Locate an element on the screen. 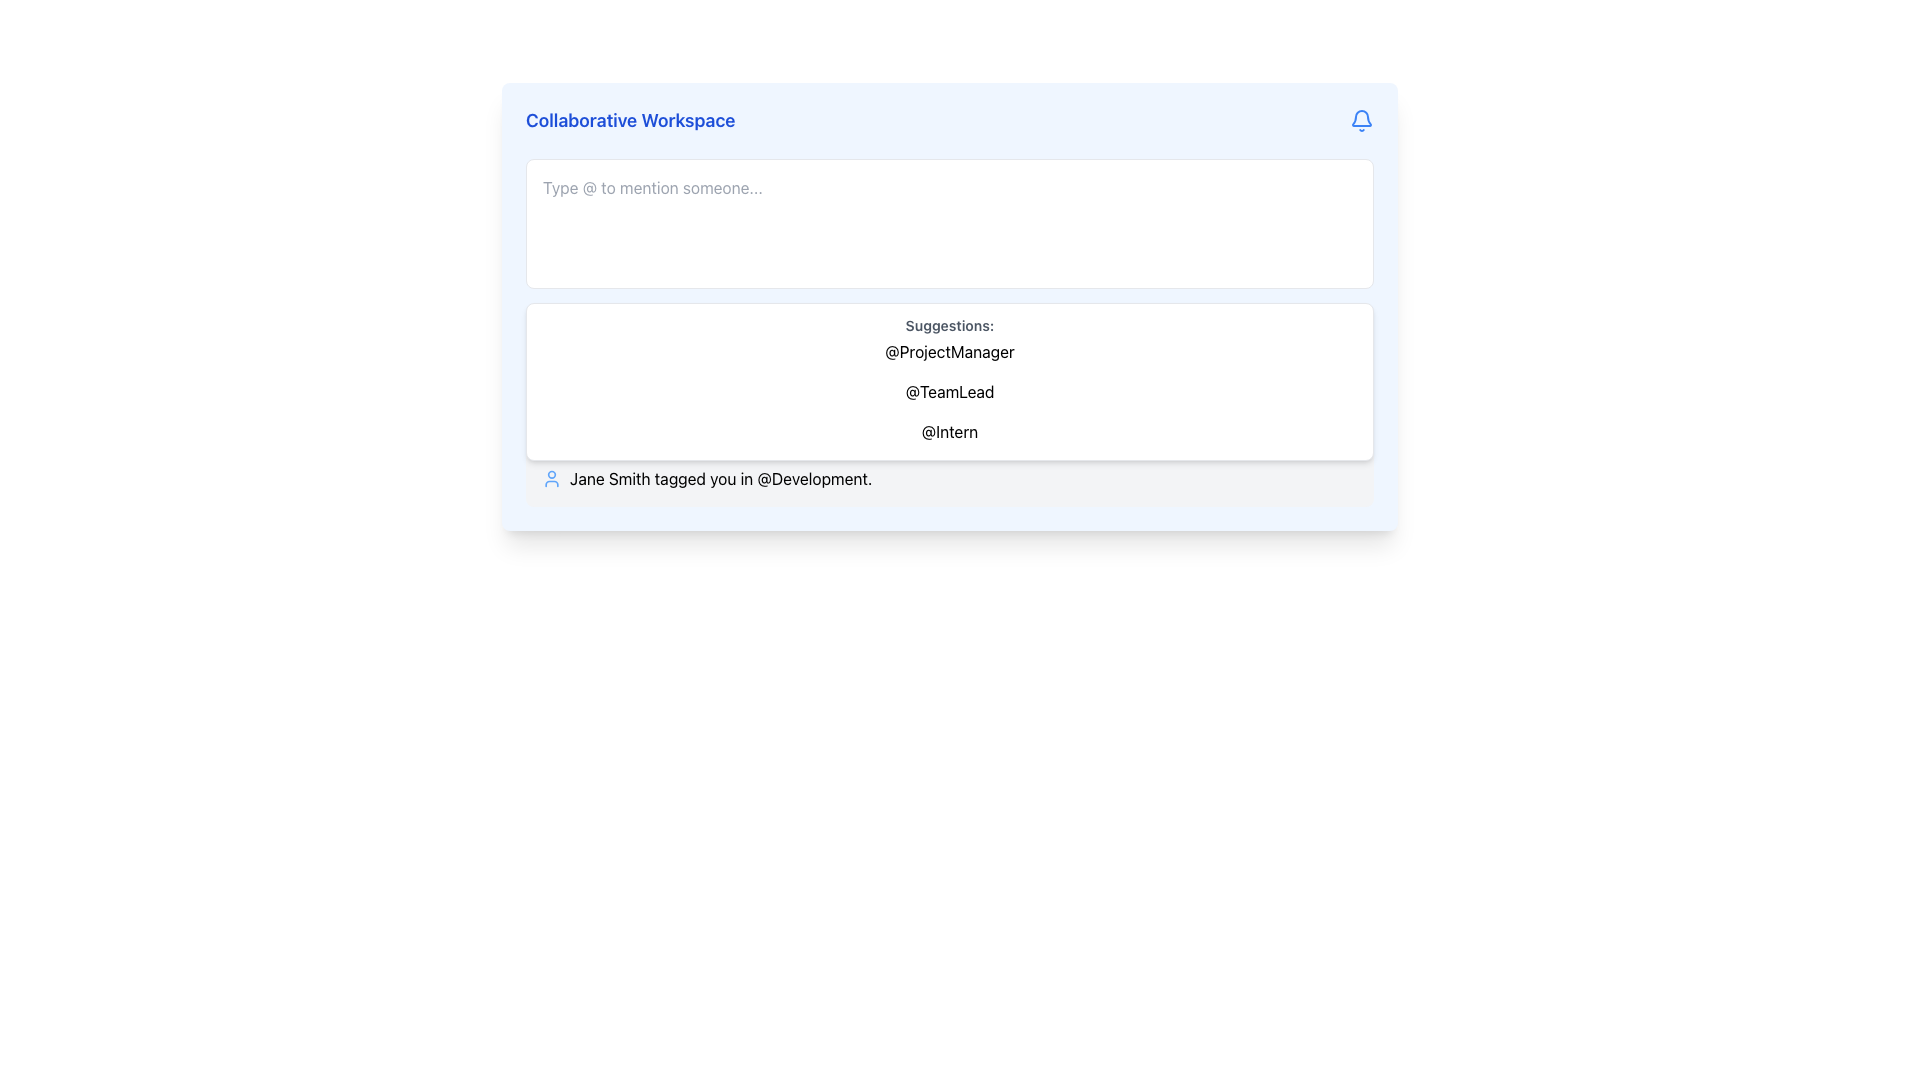 The width and height of the screenshot is (1920, 1080). notification entry about being tagged by 'Jane Smith', which is the second entry in the activity log section is located at coordinates (949, 462).